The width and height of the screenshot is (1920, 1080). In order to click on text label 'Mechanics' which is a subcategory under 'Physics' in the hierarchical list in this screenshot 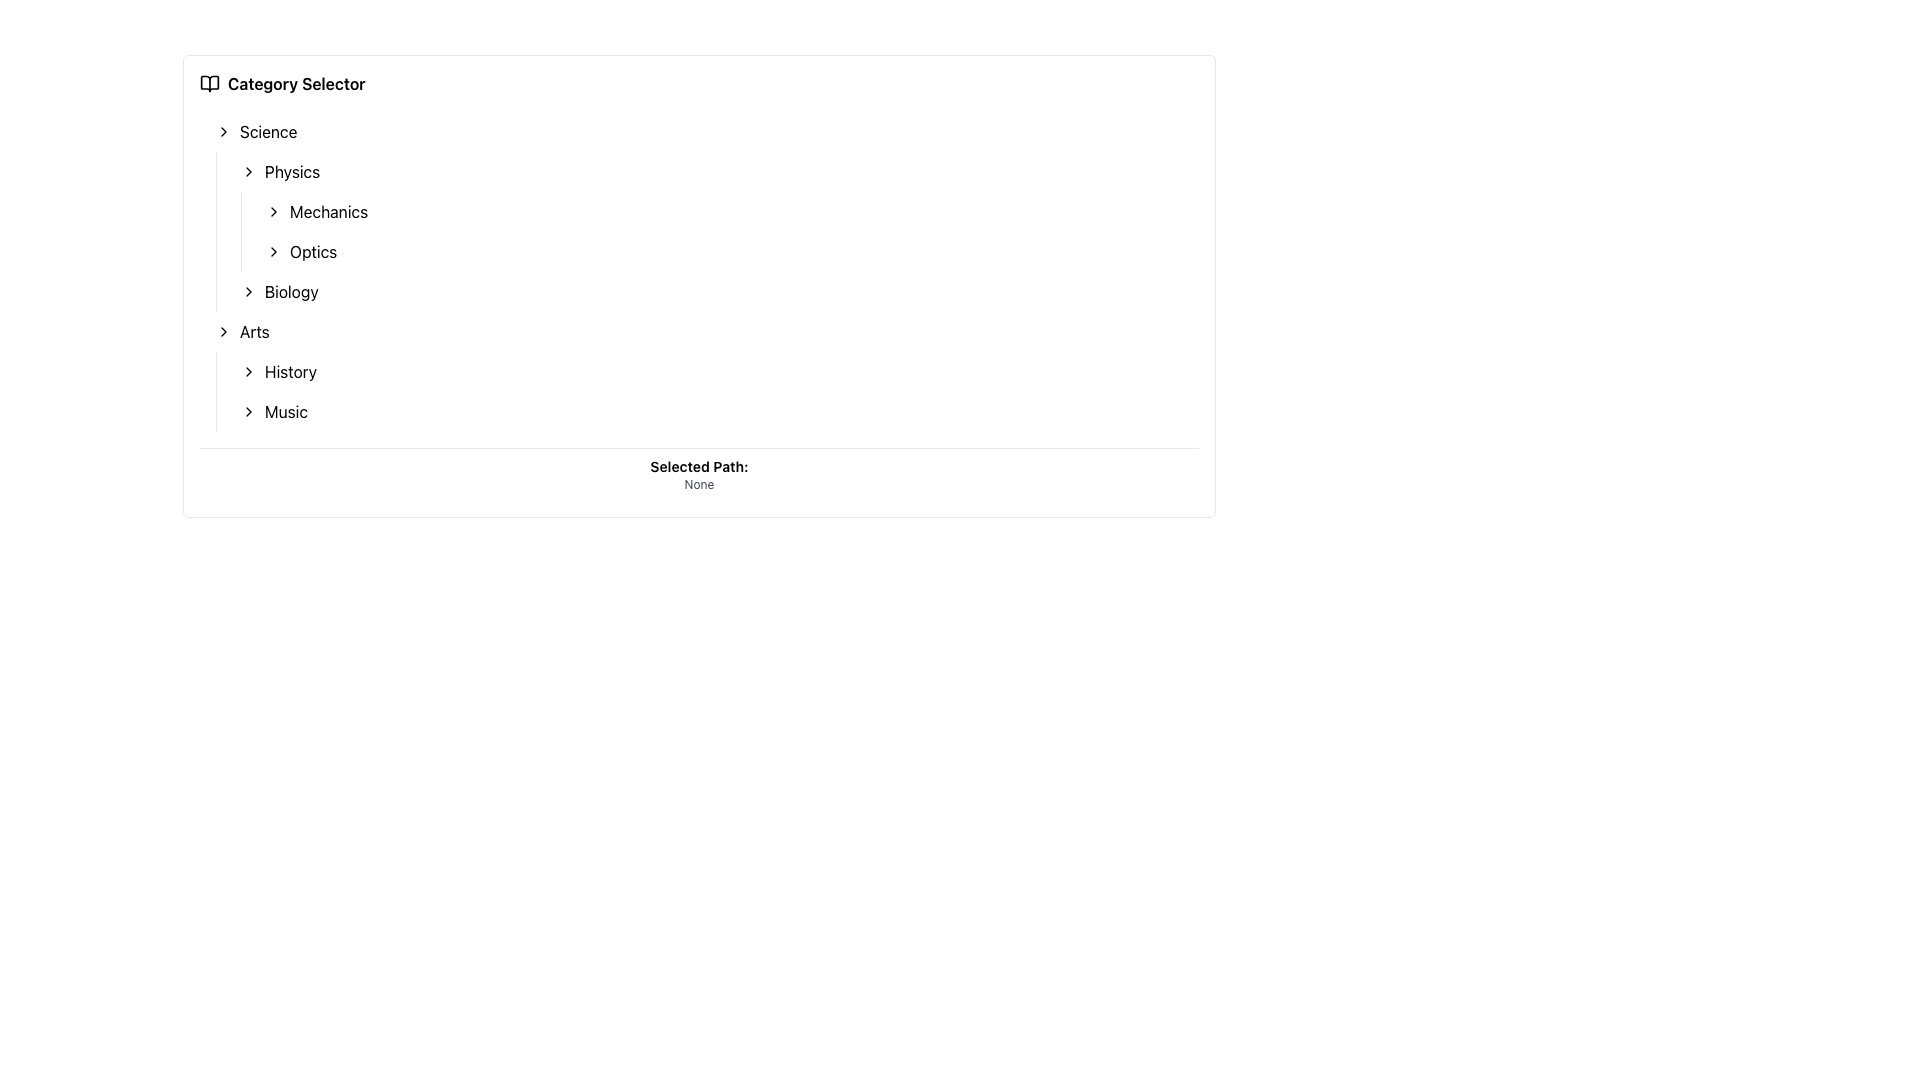, I will do `click(329, 212)`.